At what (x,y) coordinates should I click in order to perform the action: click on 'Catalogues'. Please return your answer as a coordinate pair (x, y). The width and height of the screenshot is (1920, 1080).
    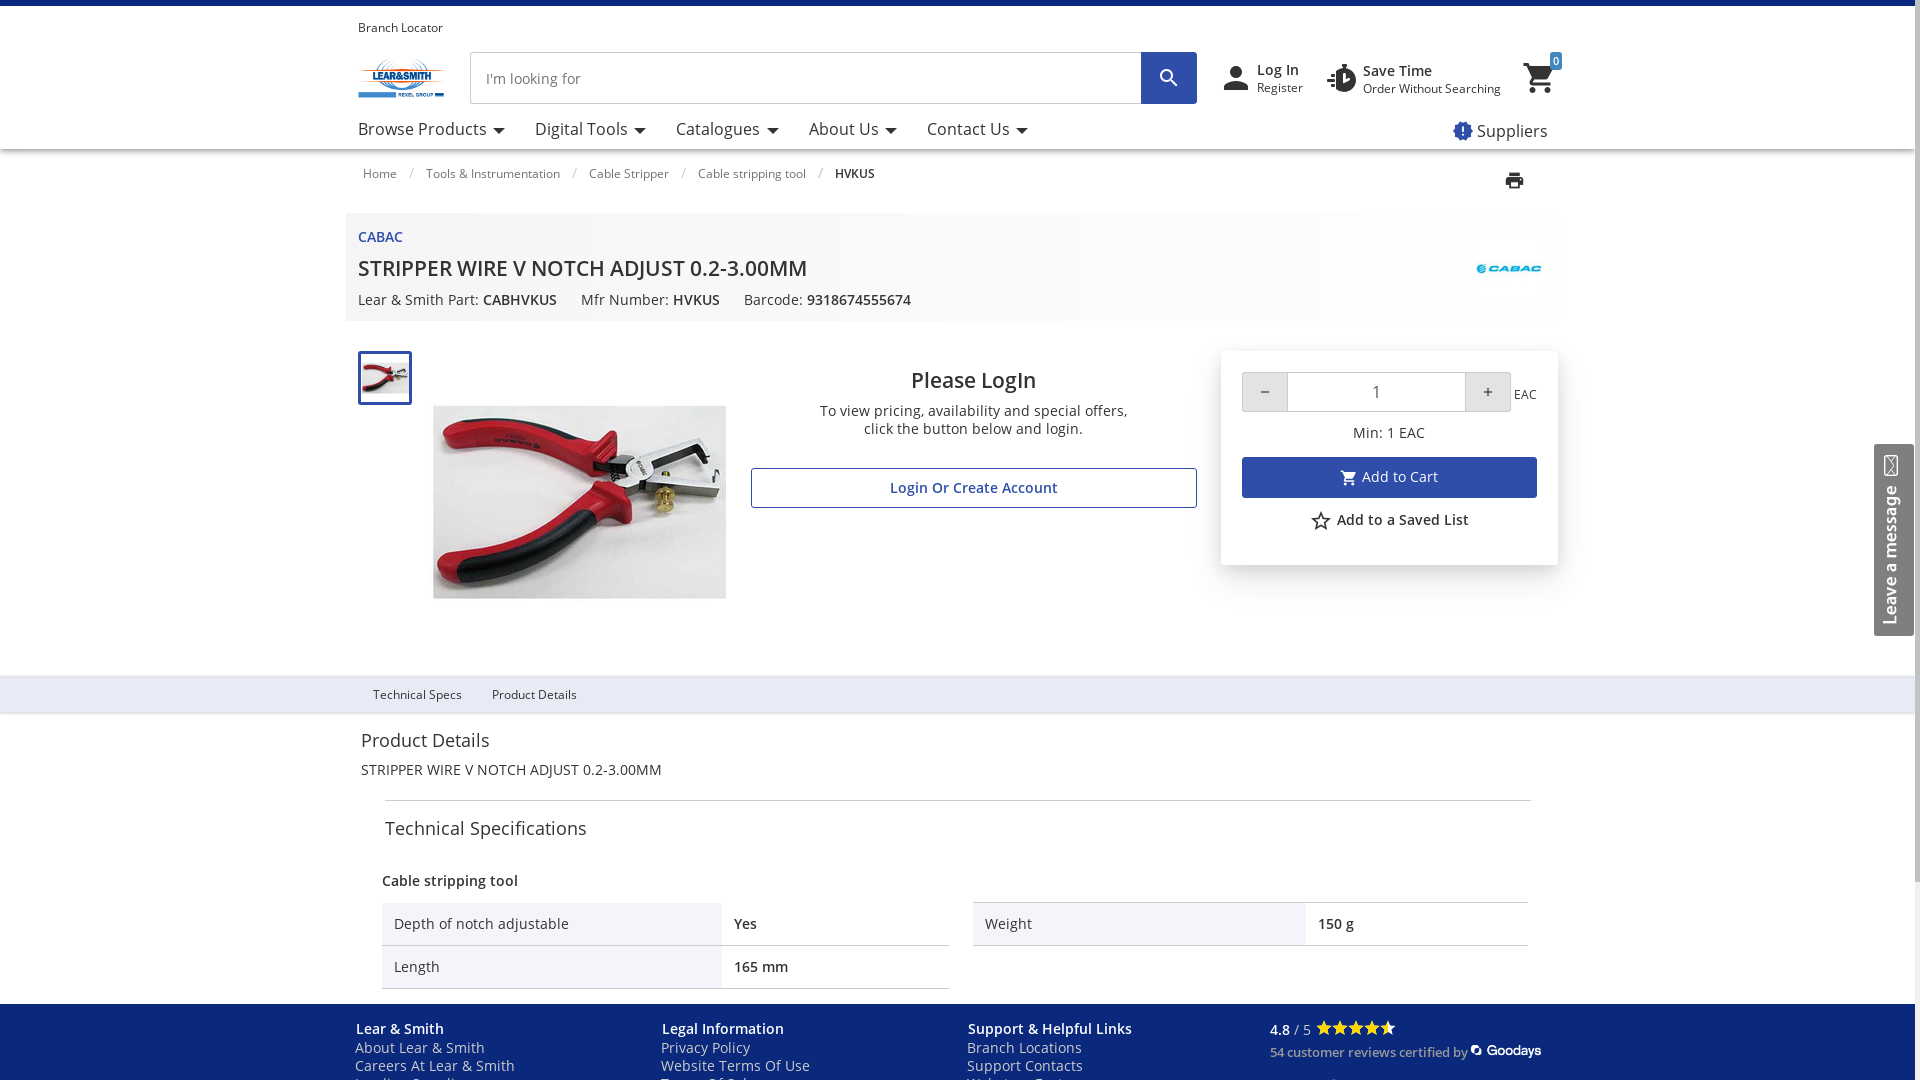
    Looking at the image, I should click on (661, 131).